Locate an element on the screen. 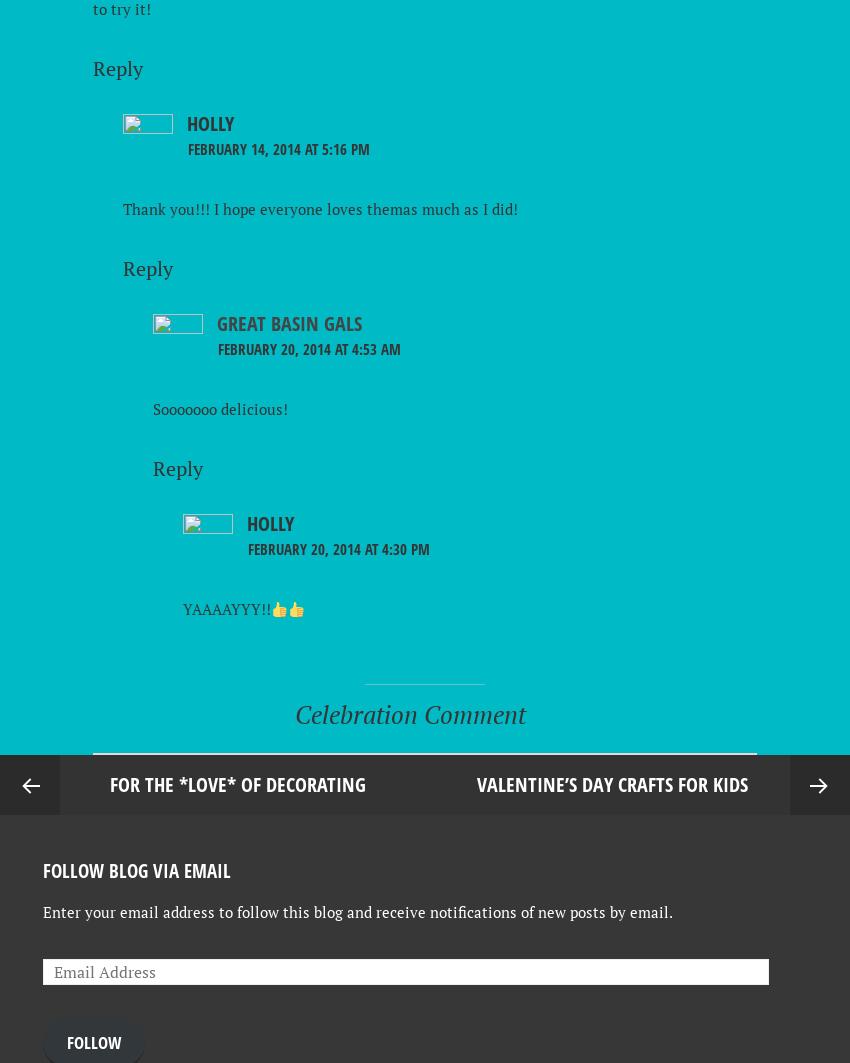 This screenshot has width=850, height=1063. 'Thank you!!! I hope everyone loves themas much as I did!' is located at coordinates (320, 208).